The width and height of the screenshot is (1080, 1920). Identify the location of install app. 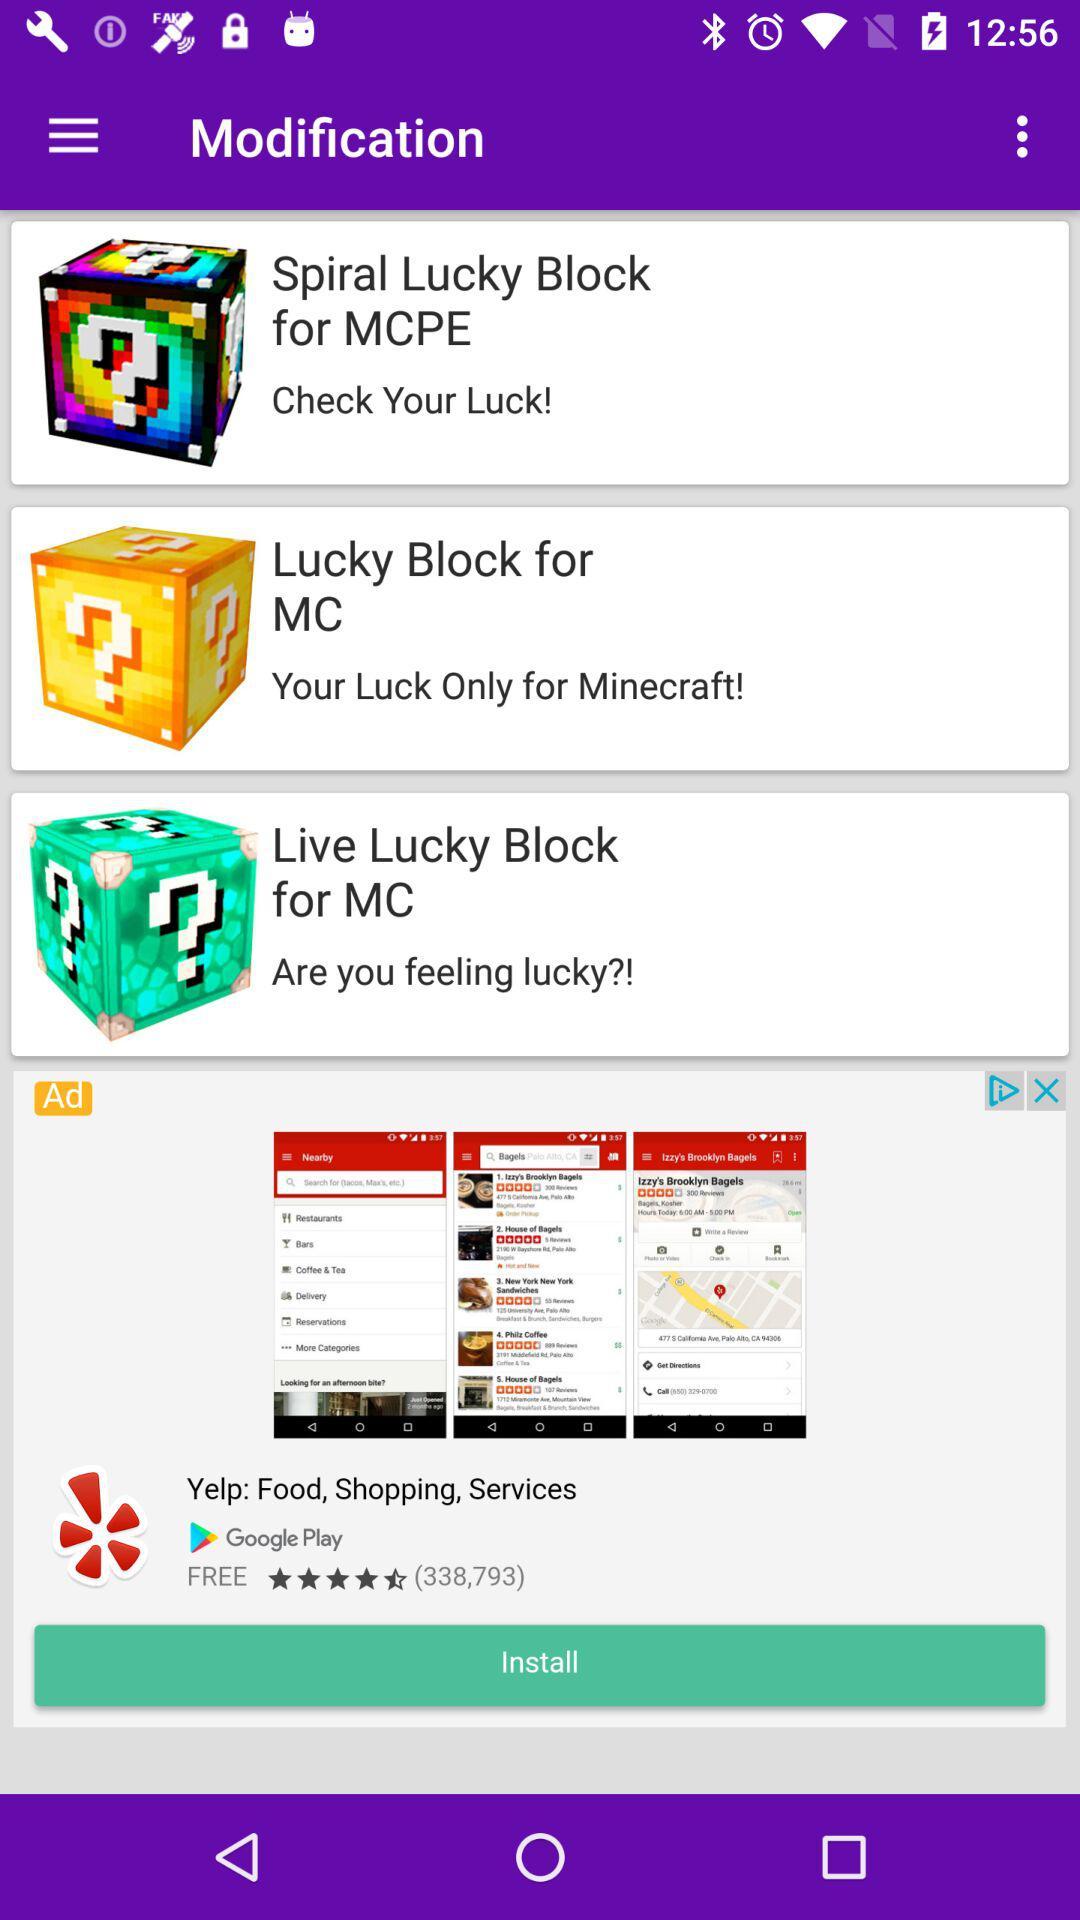
(538, 1398).